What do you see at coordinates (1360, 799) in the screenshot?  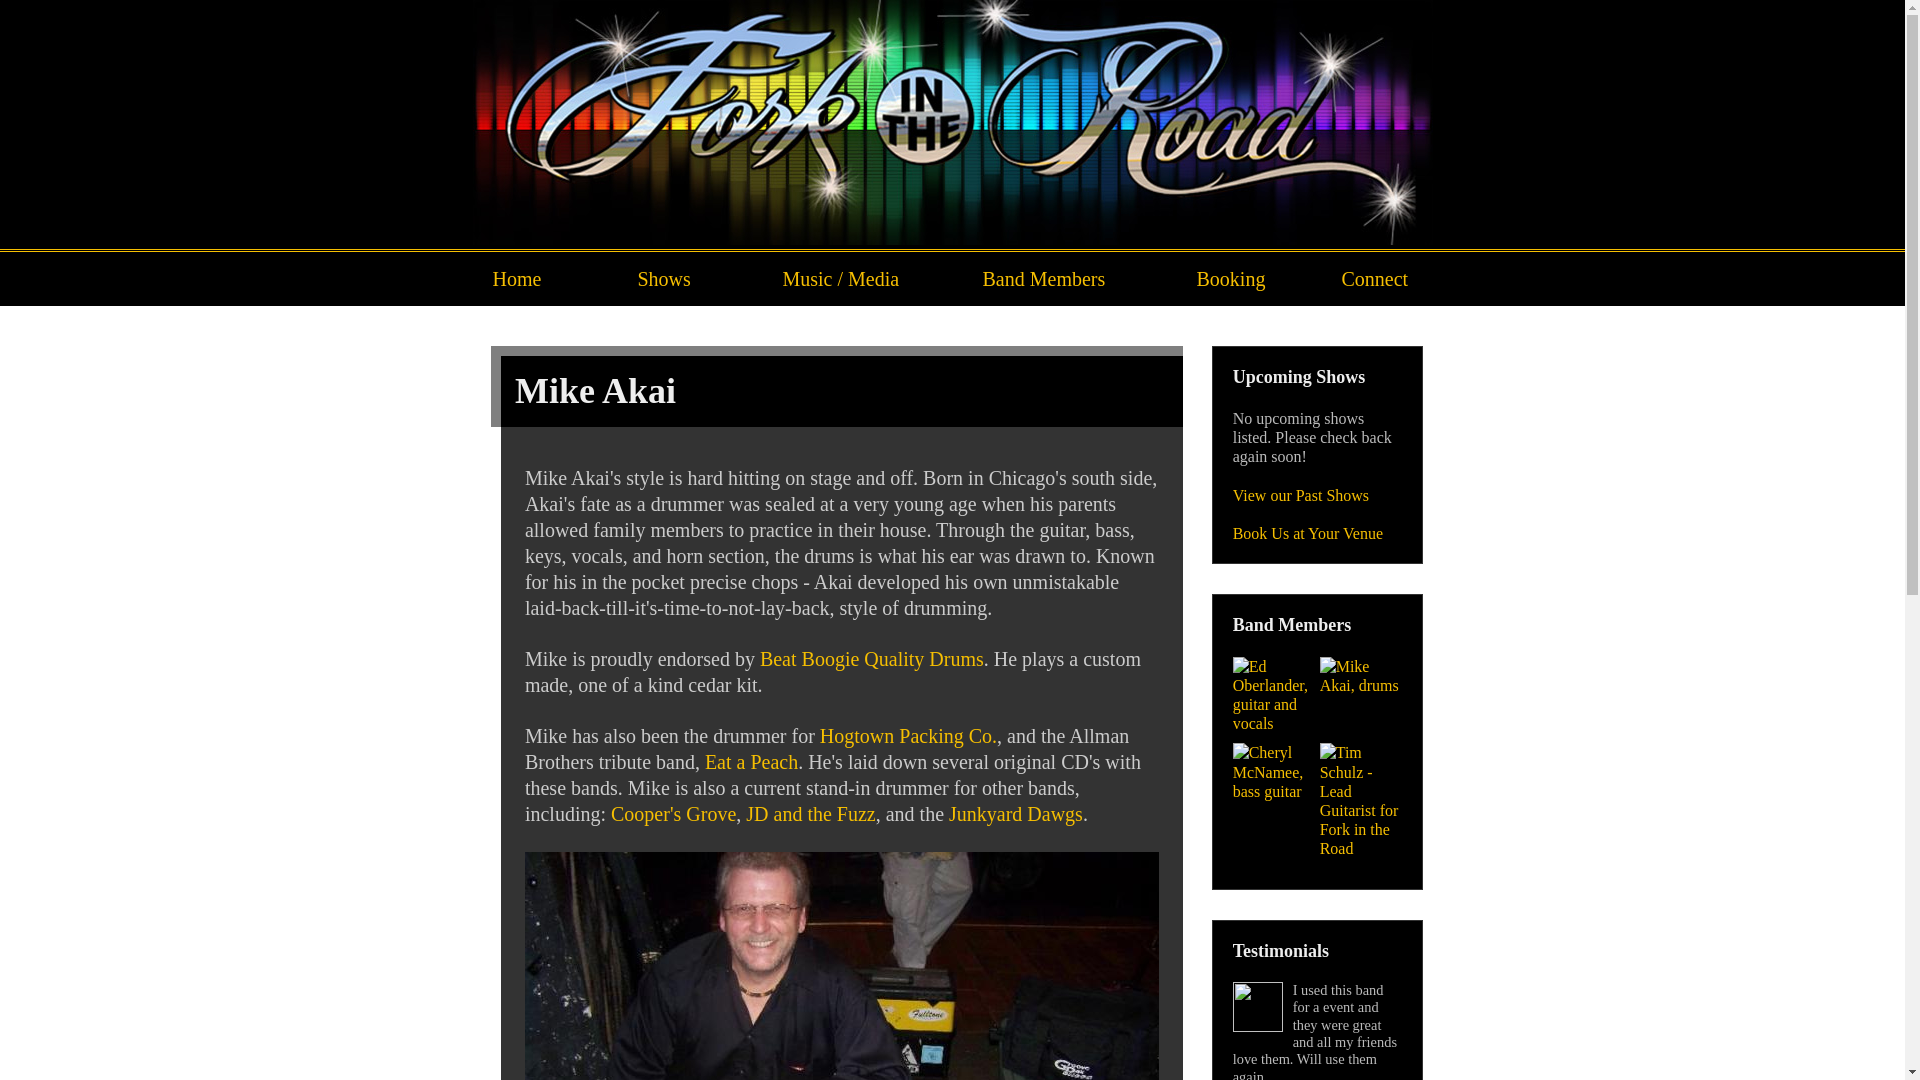 I see `'Tim Schulz - Lead Guitarist for Fork in the Road'` at bounding box center [1360, 799].